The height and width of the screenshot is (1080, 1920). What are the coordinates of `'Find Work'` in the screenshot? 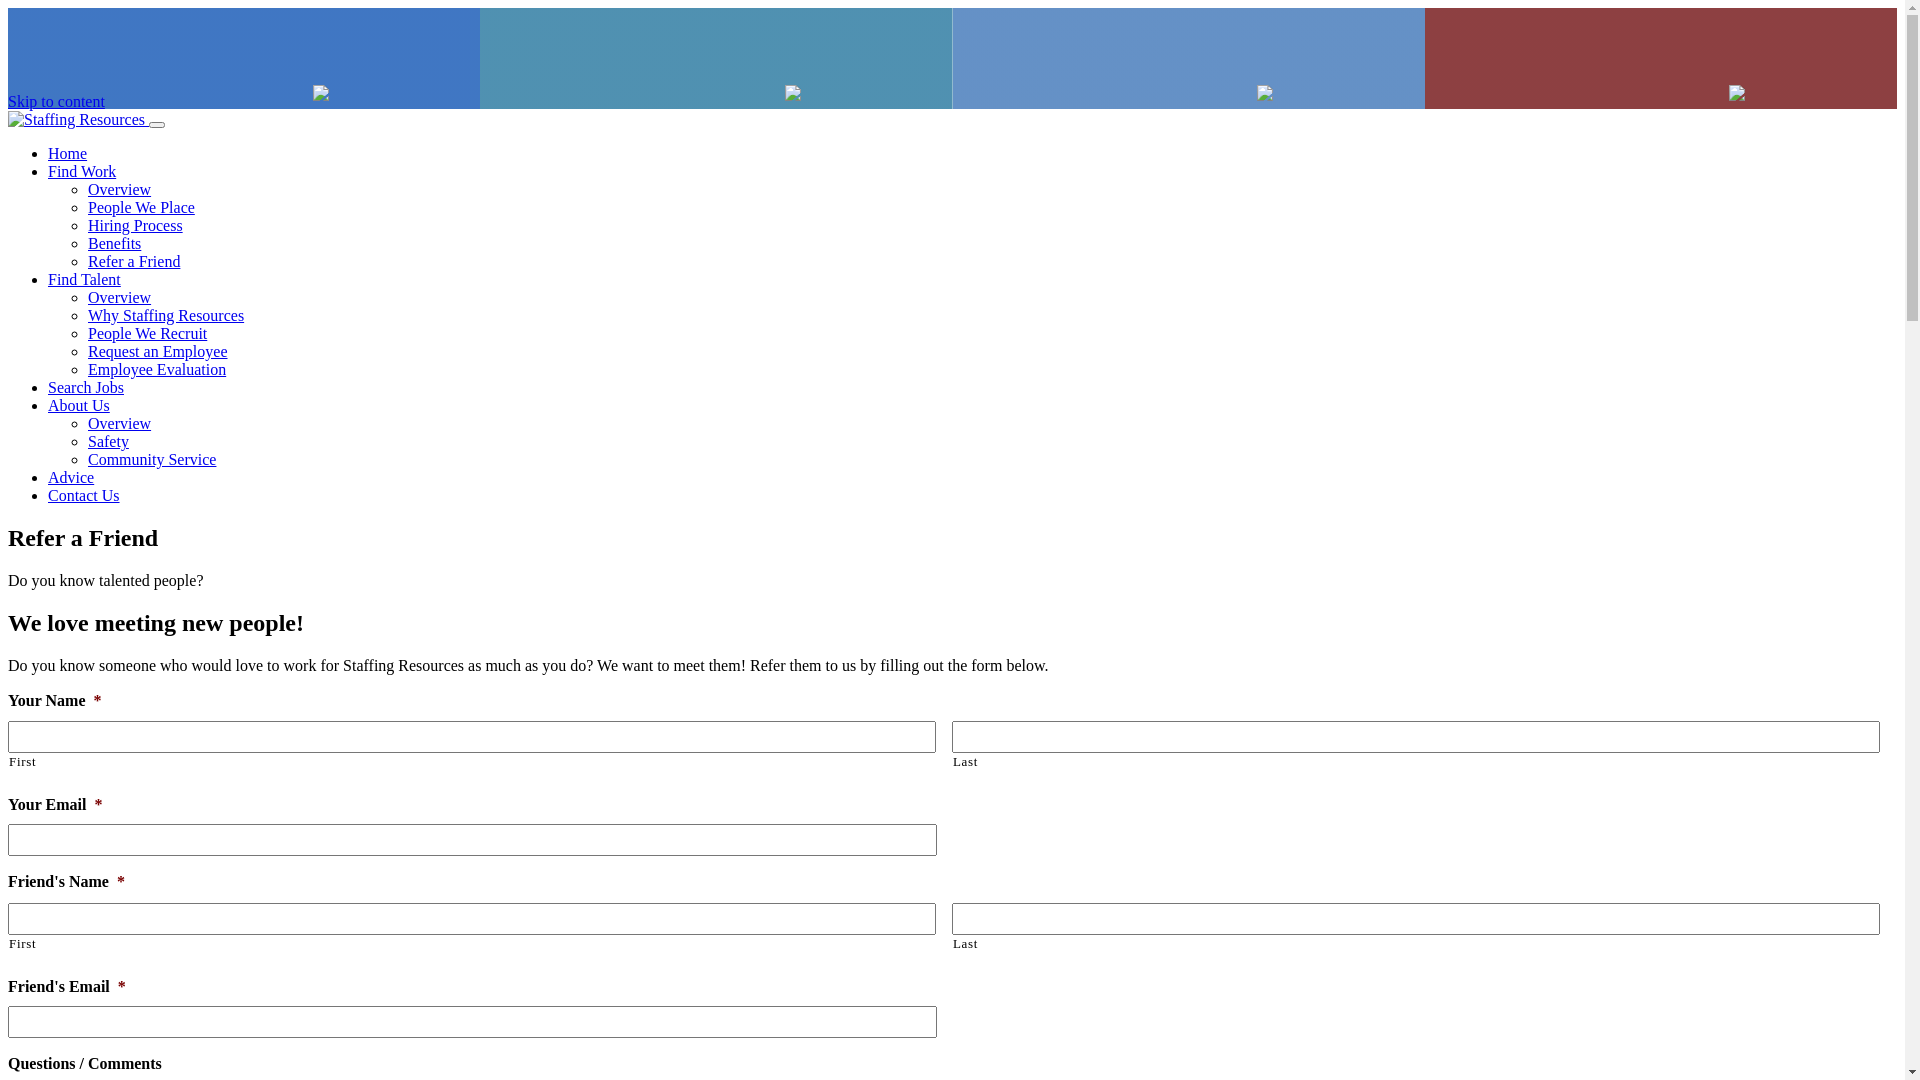 It's located at (48, 170).